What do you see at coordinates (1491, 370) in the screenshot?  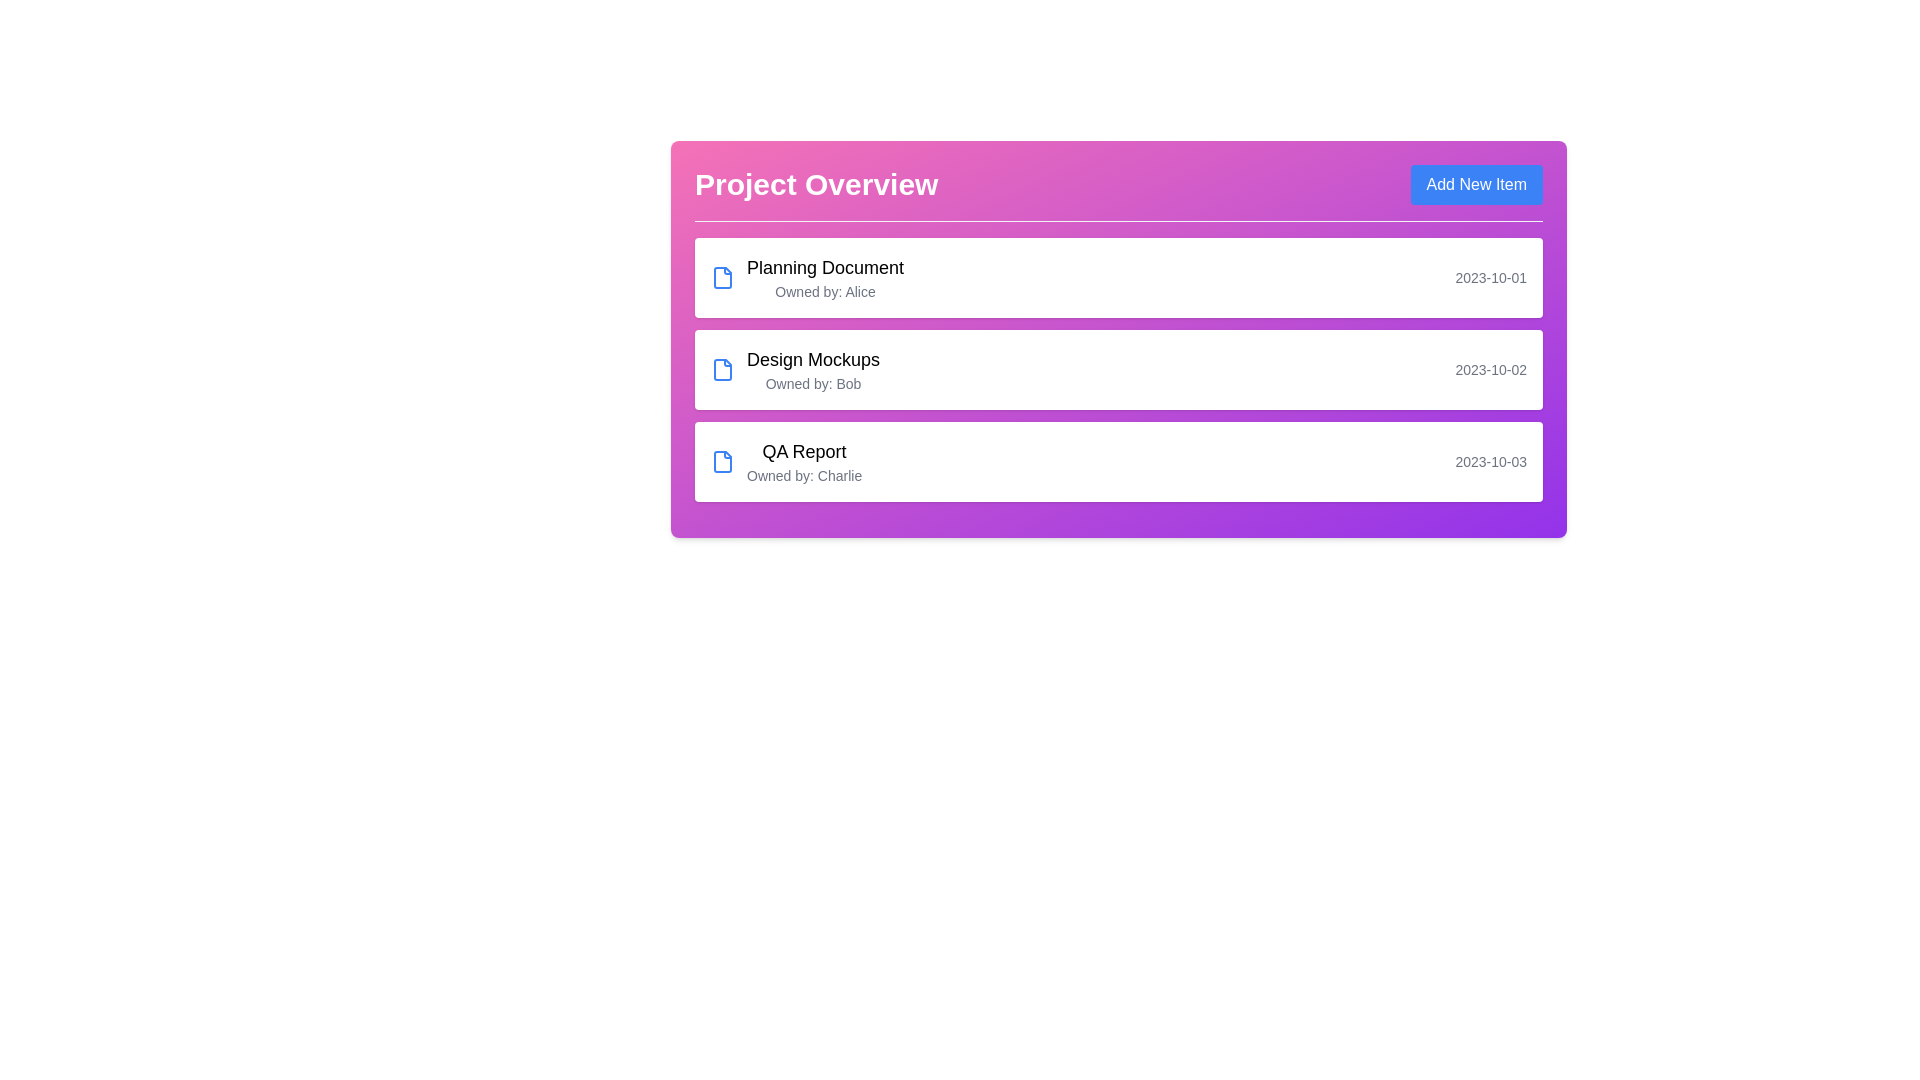 I see `the static text label that indicates the date associated with the entry in the 'Design Mockups' section, located at the right end of the block labeled 'Owned by: Bob'` at bounding box center [1491, 370].